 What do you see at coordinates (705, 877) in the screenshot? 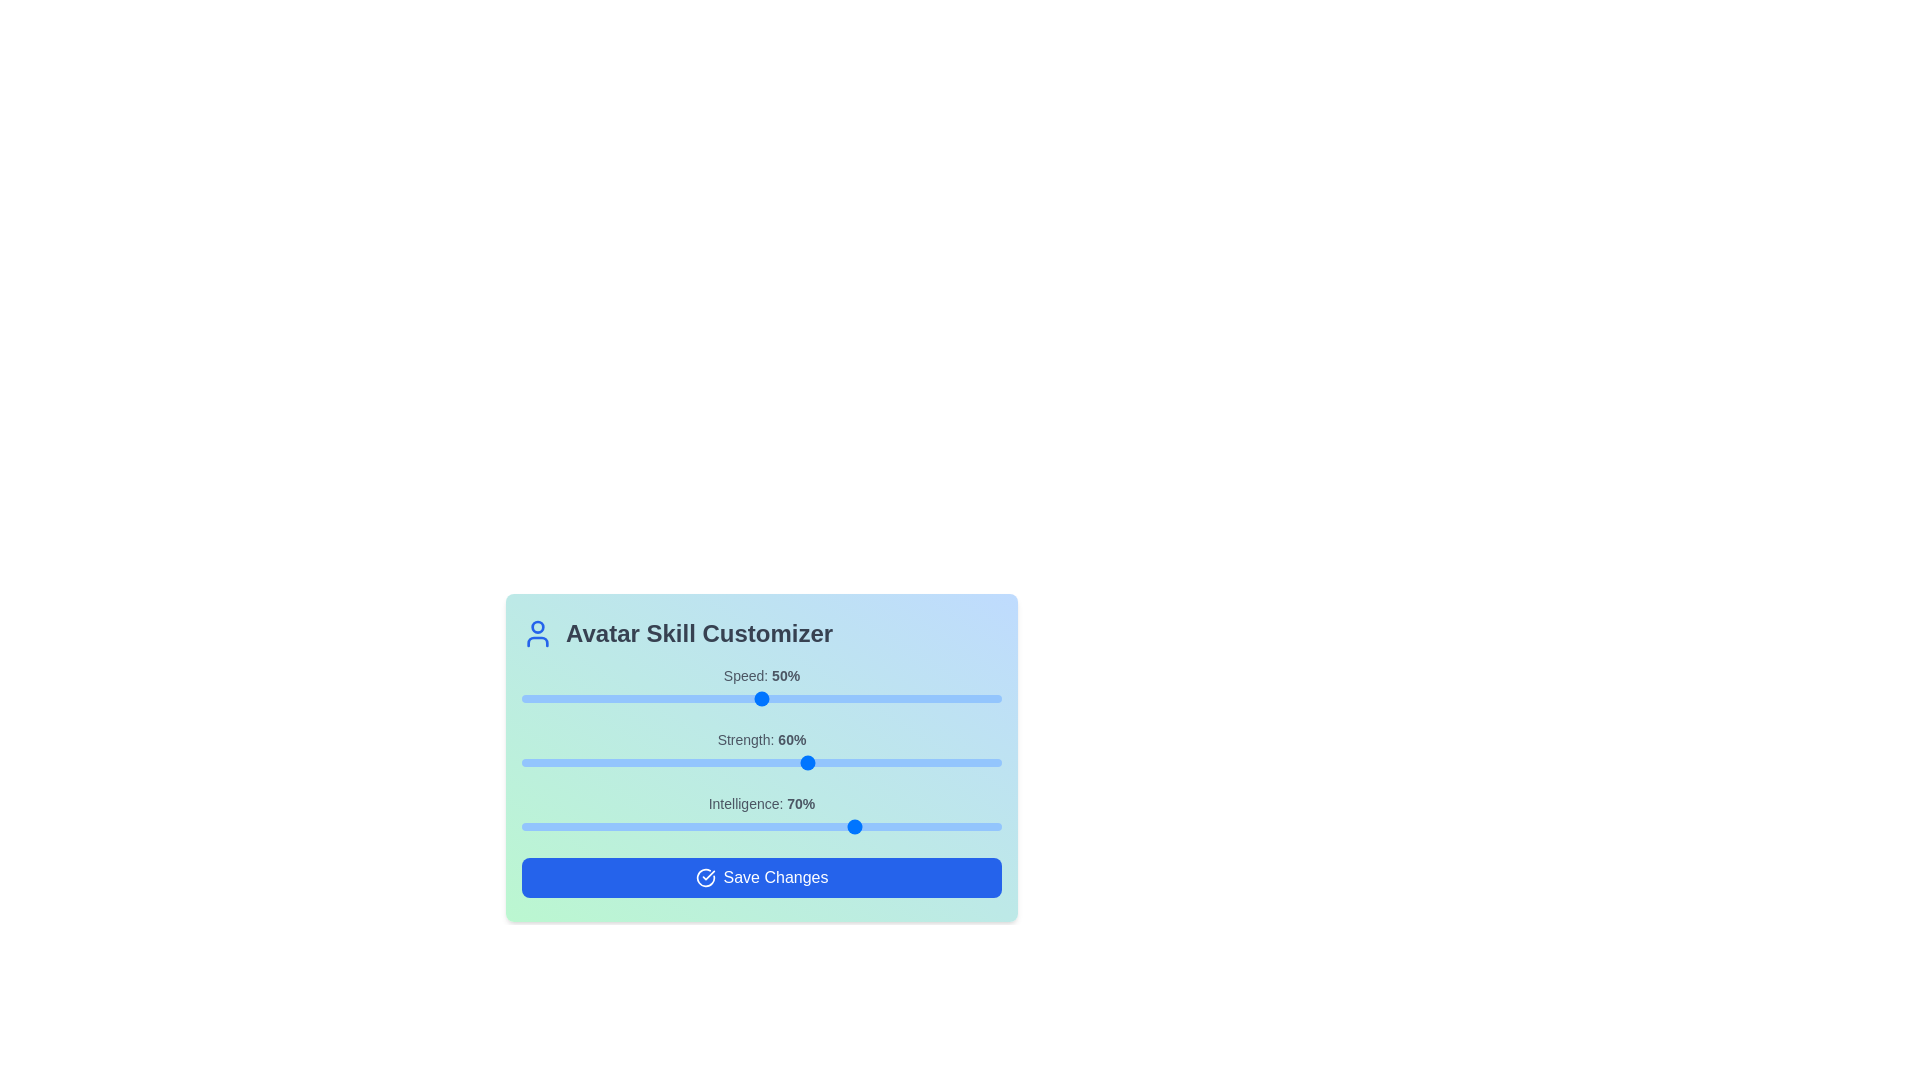
I see `the icon located to the left of the 'Save Changes' button in the avatar skills customization interface` at bounding box center [705, 877].